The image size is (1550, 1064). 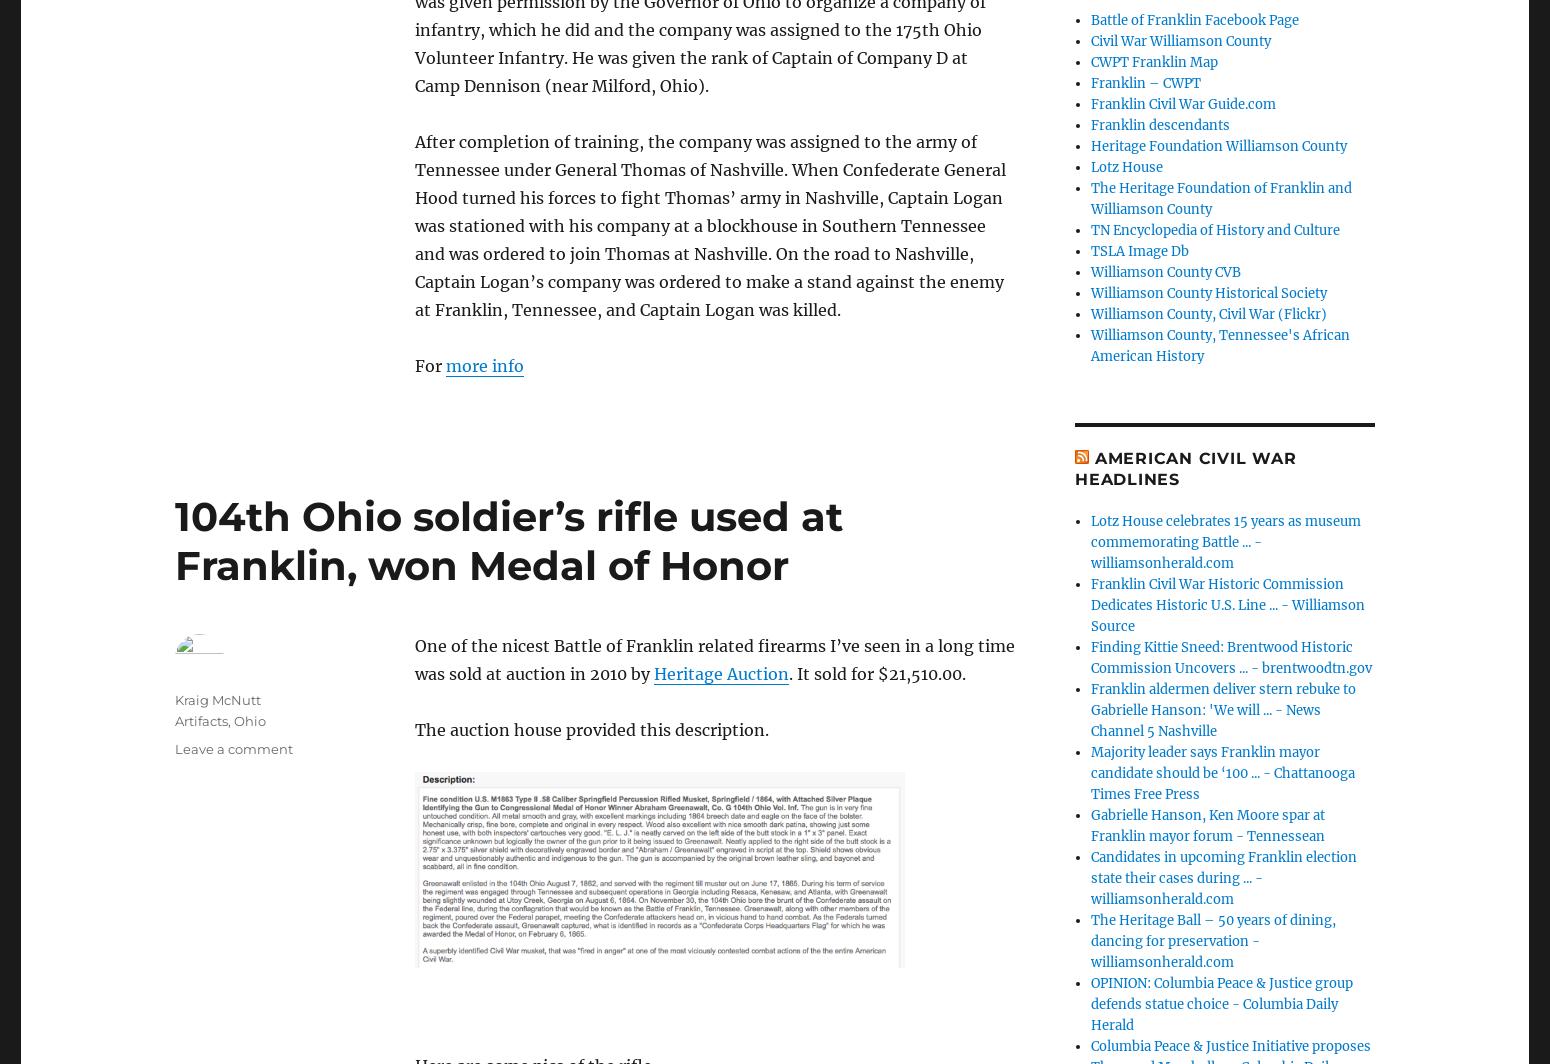 I want to click on 'The Heritage Ball – 50 years of dining, dancing for preservation - williamsonherald.com', so click(x=1213, y=940).